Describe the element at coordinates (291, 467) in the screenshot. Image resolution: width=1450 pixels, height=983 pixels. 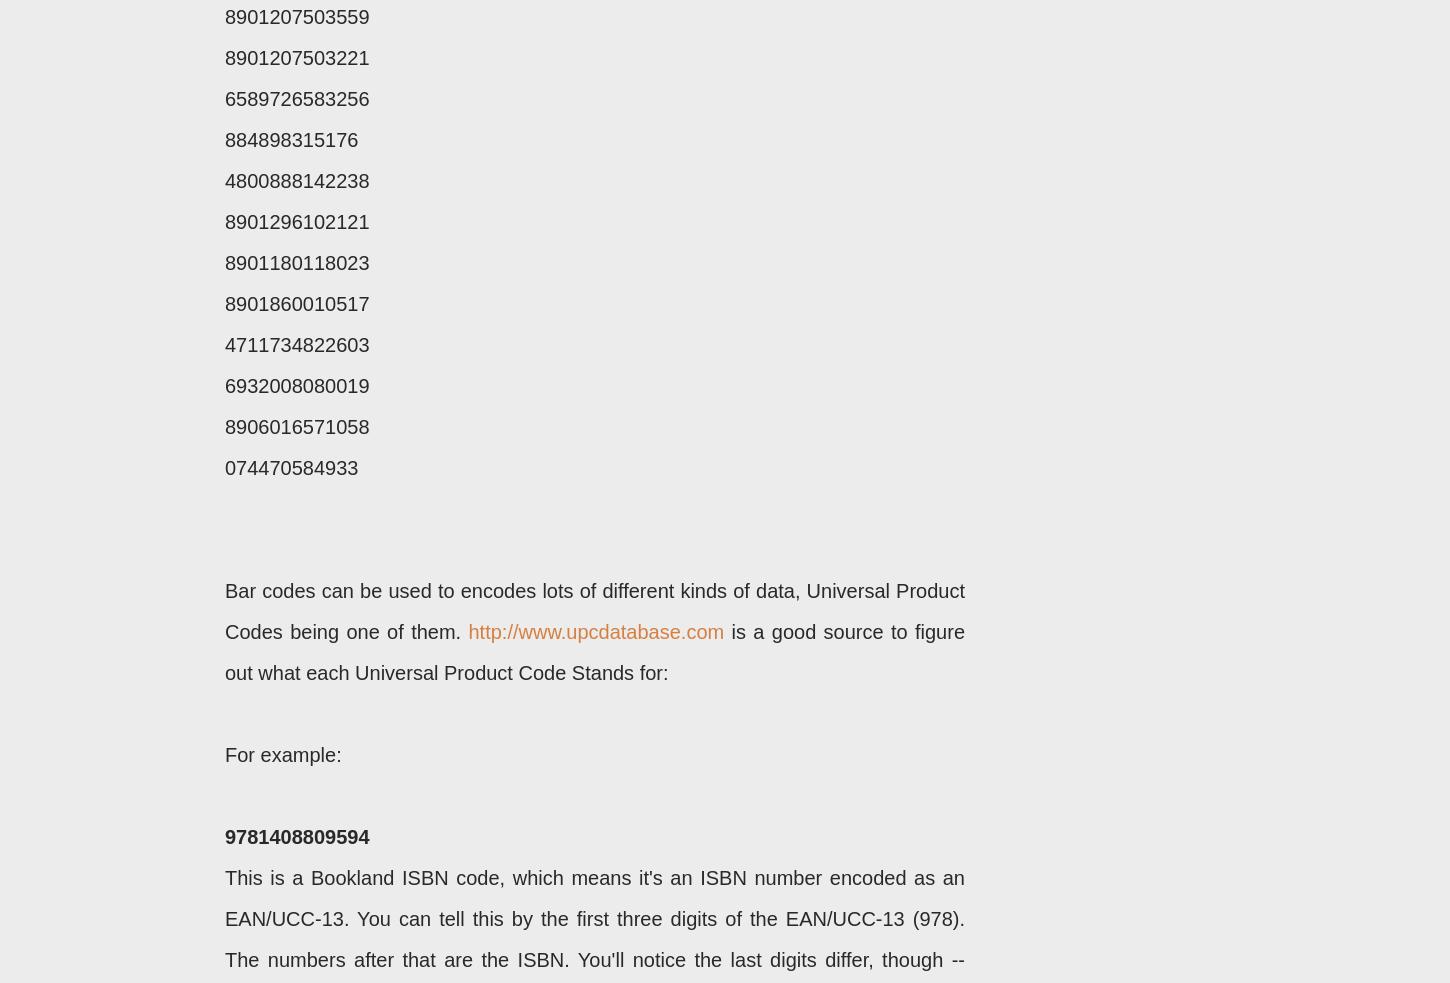
I see `'074470584933'` at that location.